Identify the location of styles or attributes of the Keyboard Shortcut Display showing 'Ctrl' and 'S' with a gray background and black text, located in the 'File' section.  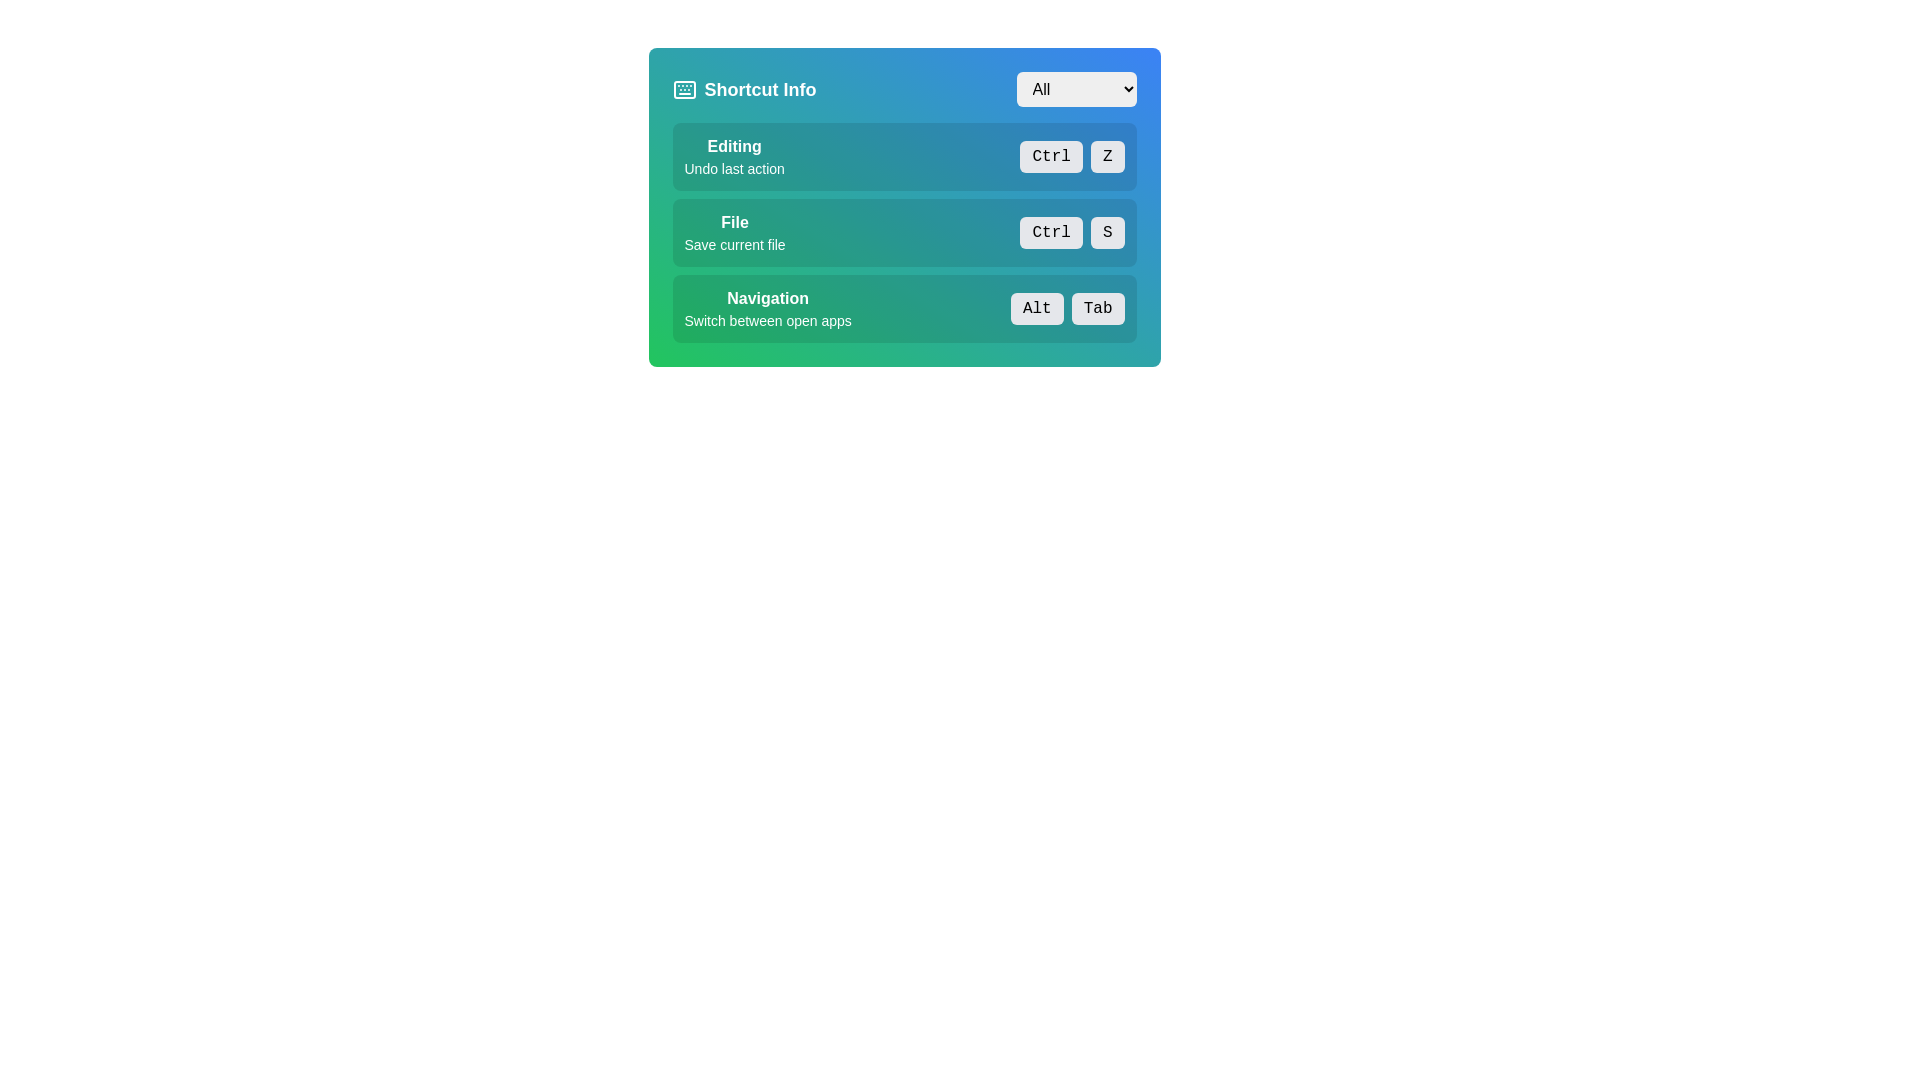
(1071, 231).